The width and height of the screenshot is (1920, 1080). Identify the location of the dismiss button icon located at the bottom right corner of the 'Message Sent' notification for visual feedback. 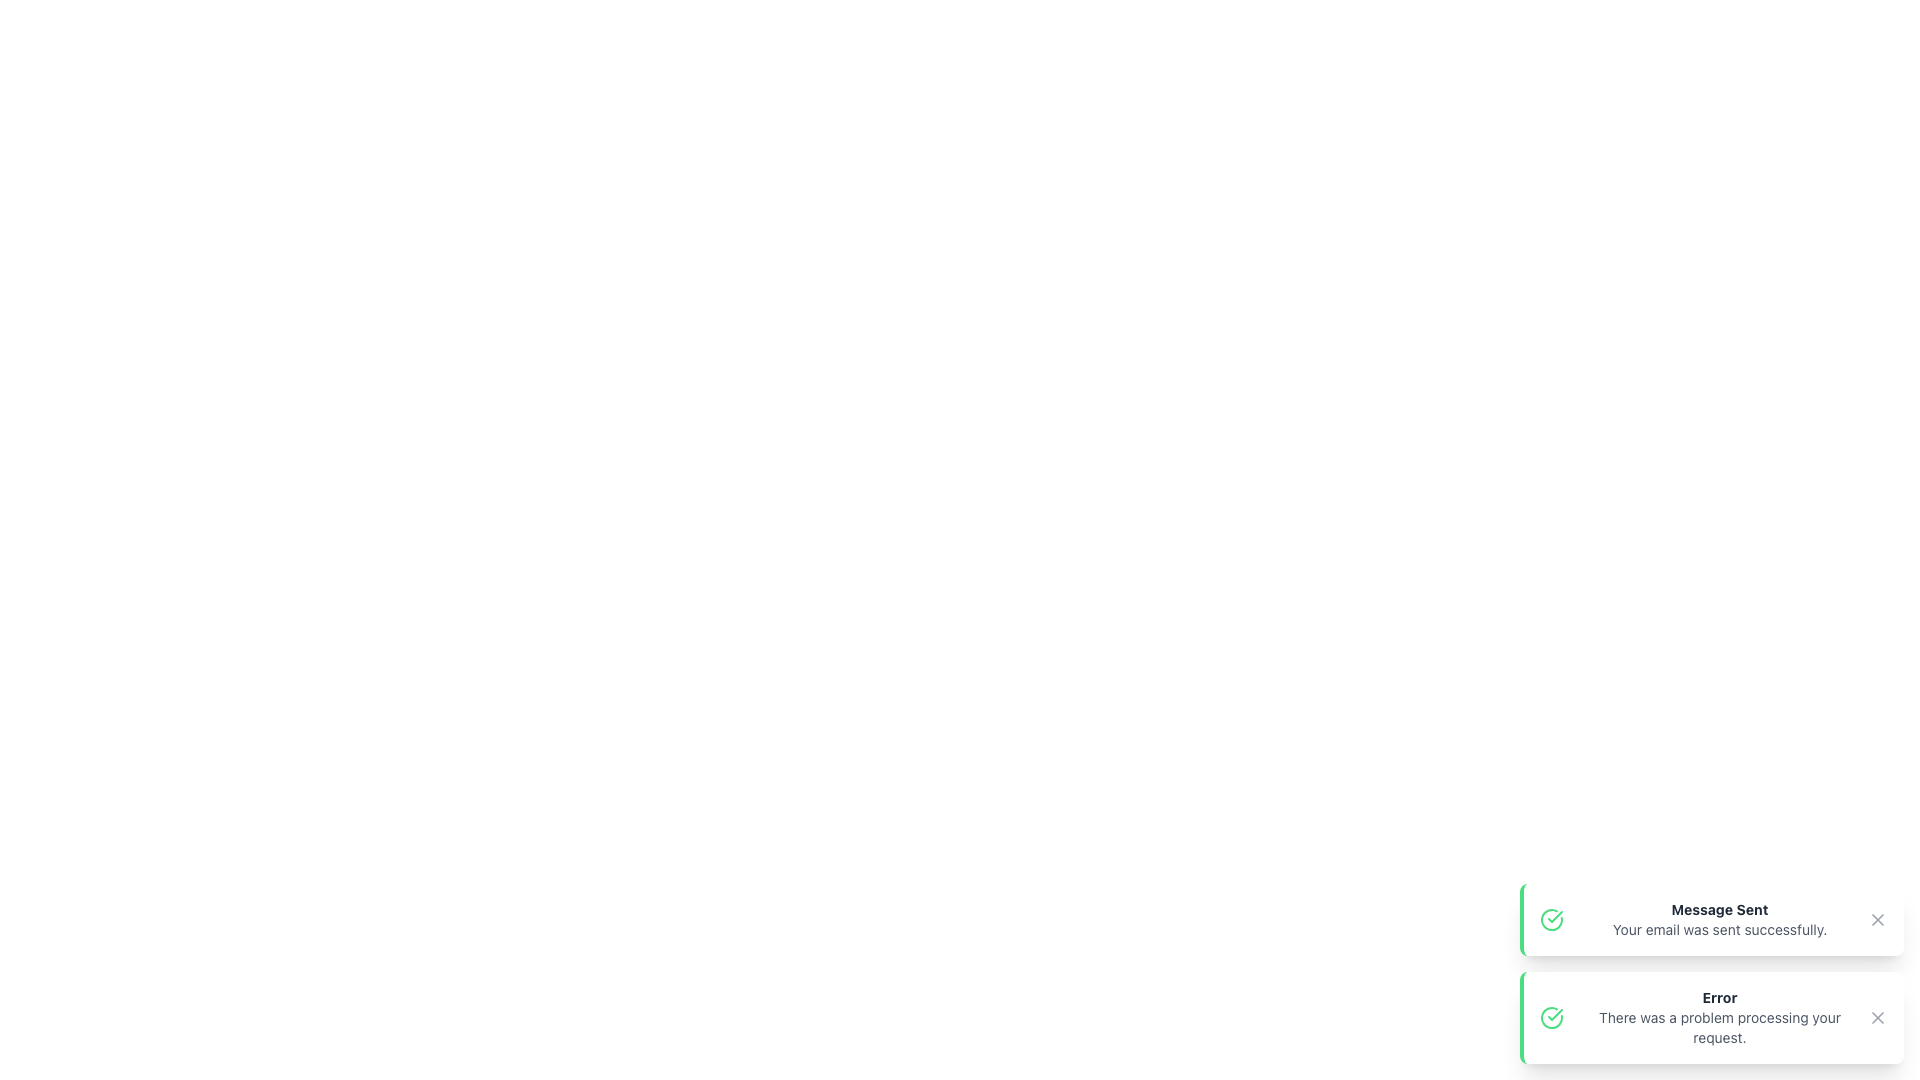
(1876, 920).